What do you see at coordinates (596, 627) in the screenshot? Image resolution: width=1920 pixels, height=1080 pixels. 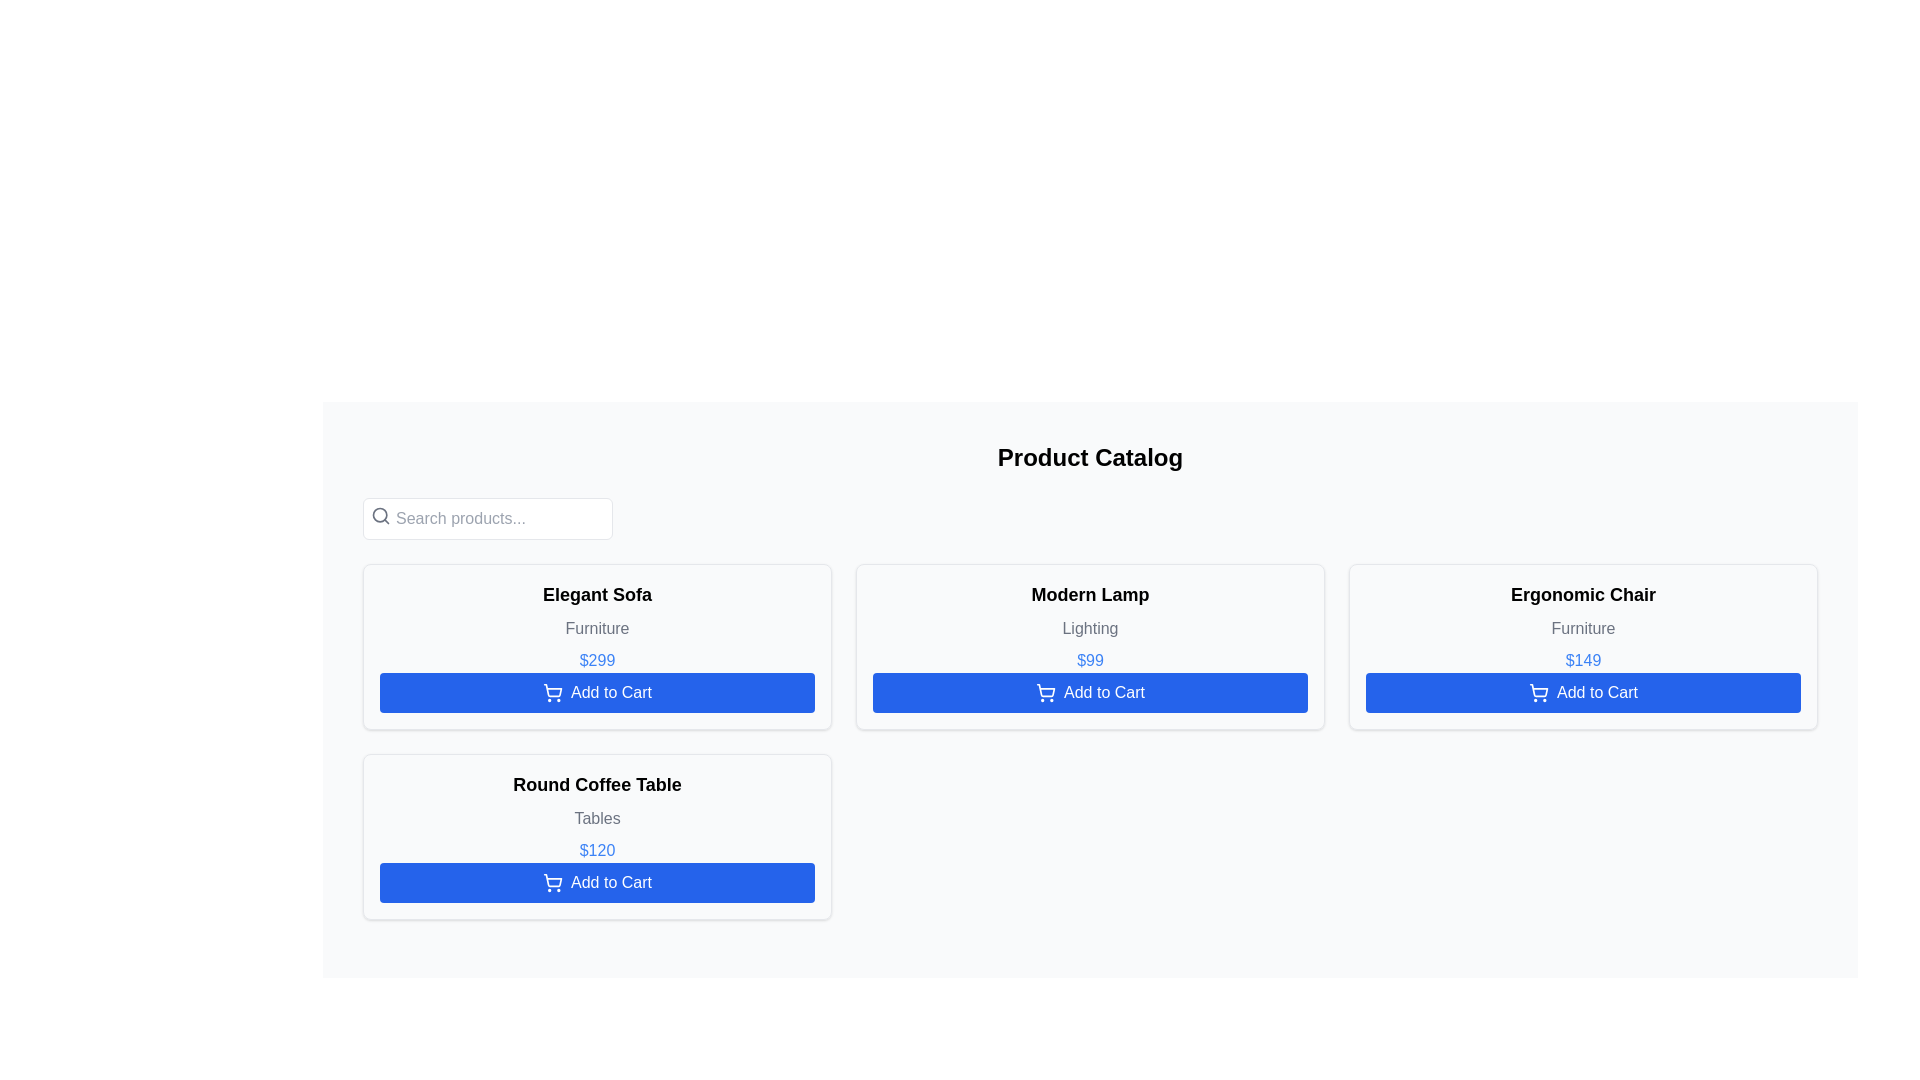 I see `the text label displaying 'Furniture' located beneath the product name 'Elegant Sofa' and above the price tag in the product card` at bounding box center [596, 627].